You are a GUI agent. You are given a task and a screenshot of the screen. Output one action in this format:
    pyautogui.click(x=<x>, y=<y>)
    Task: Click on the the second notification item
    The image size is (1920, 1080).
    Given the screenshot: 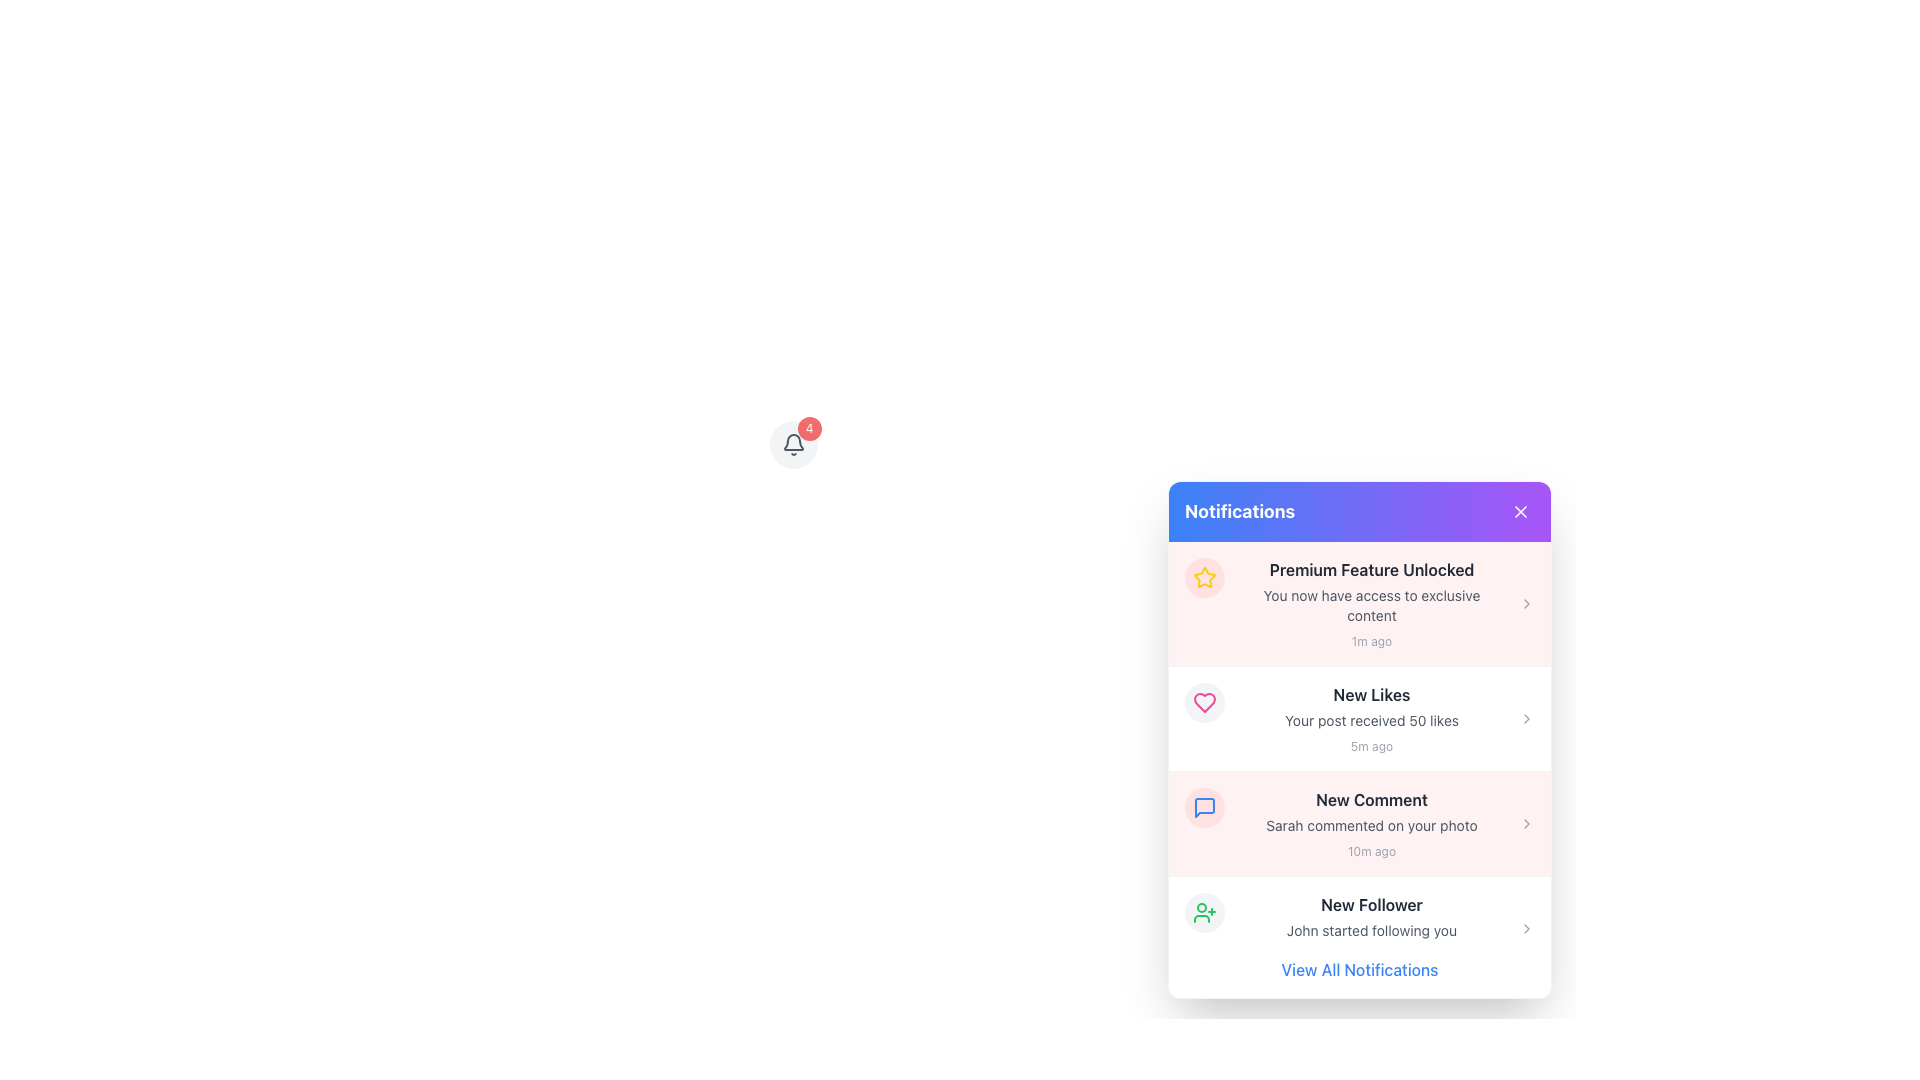 What is the action you would take?
    pyautogui.click(x=1359, y=717)
    